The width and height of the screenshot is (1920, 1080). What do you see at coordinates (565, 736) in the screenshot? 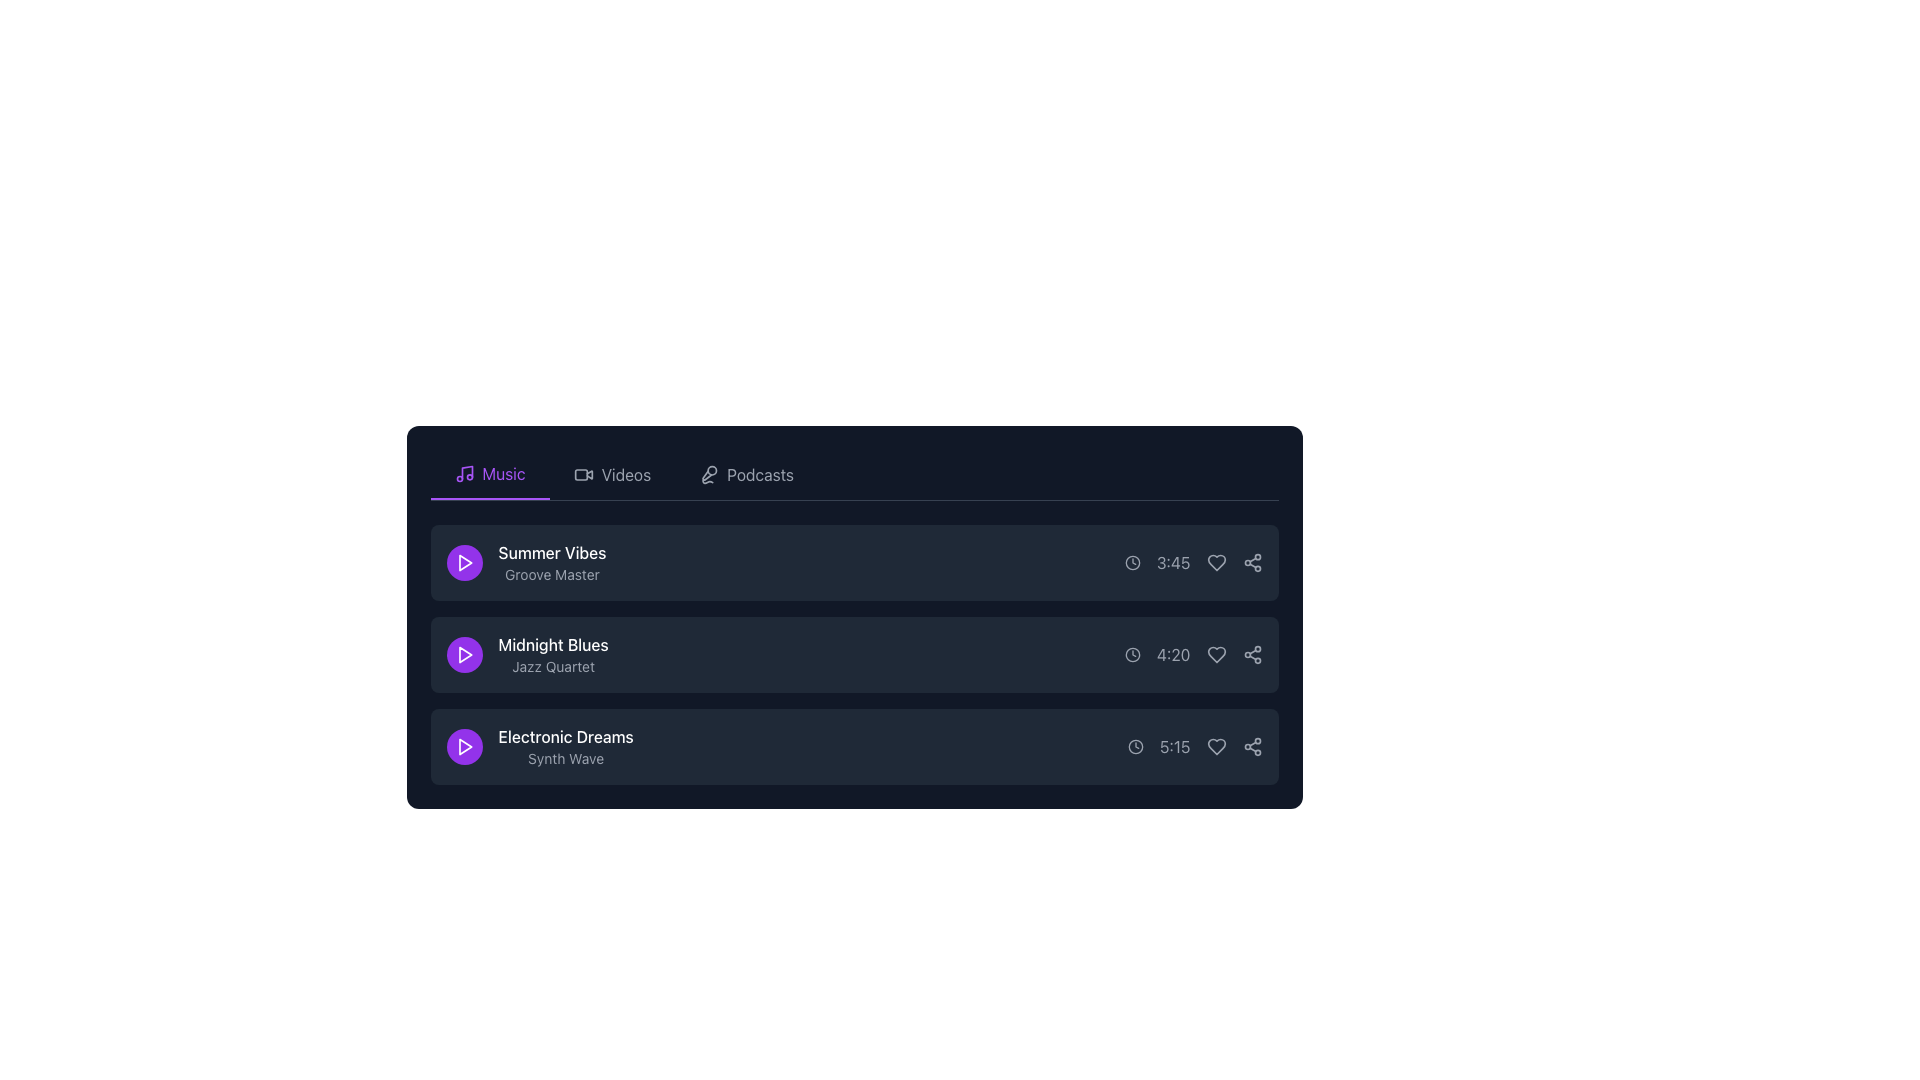
I see `the static text label that represents the title of the media item 'Electronic Dreams', which is positioned above the text 'Synth Wave'` at bounding box center [565, 736].